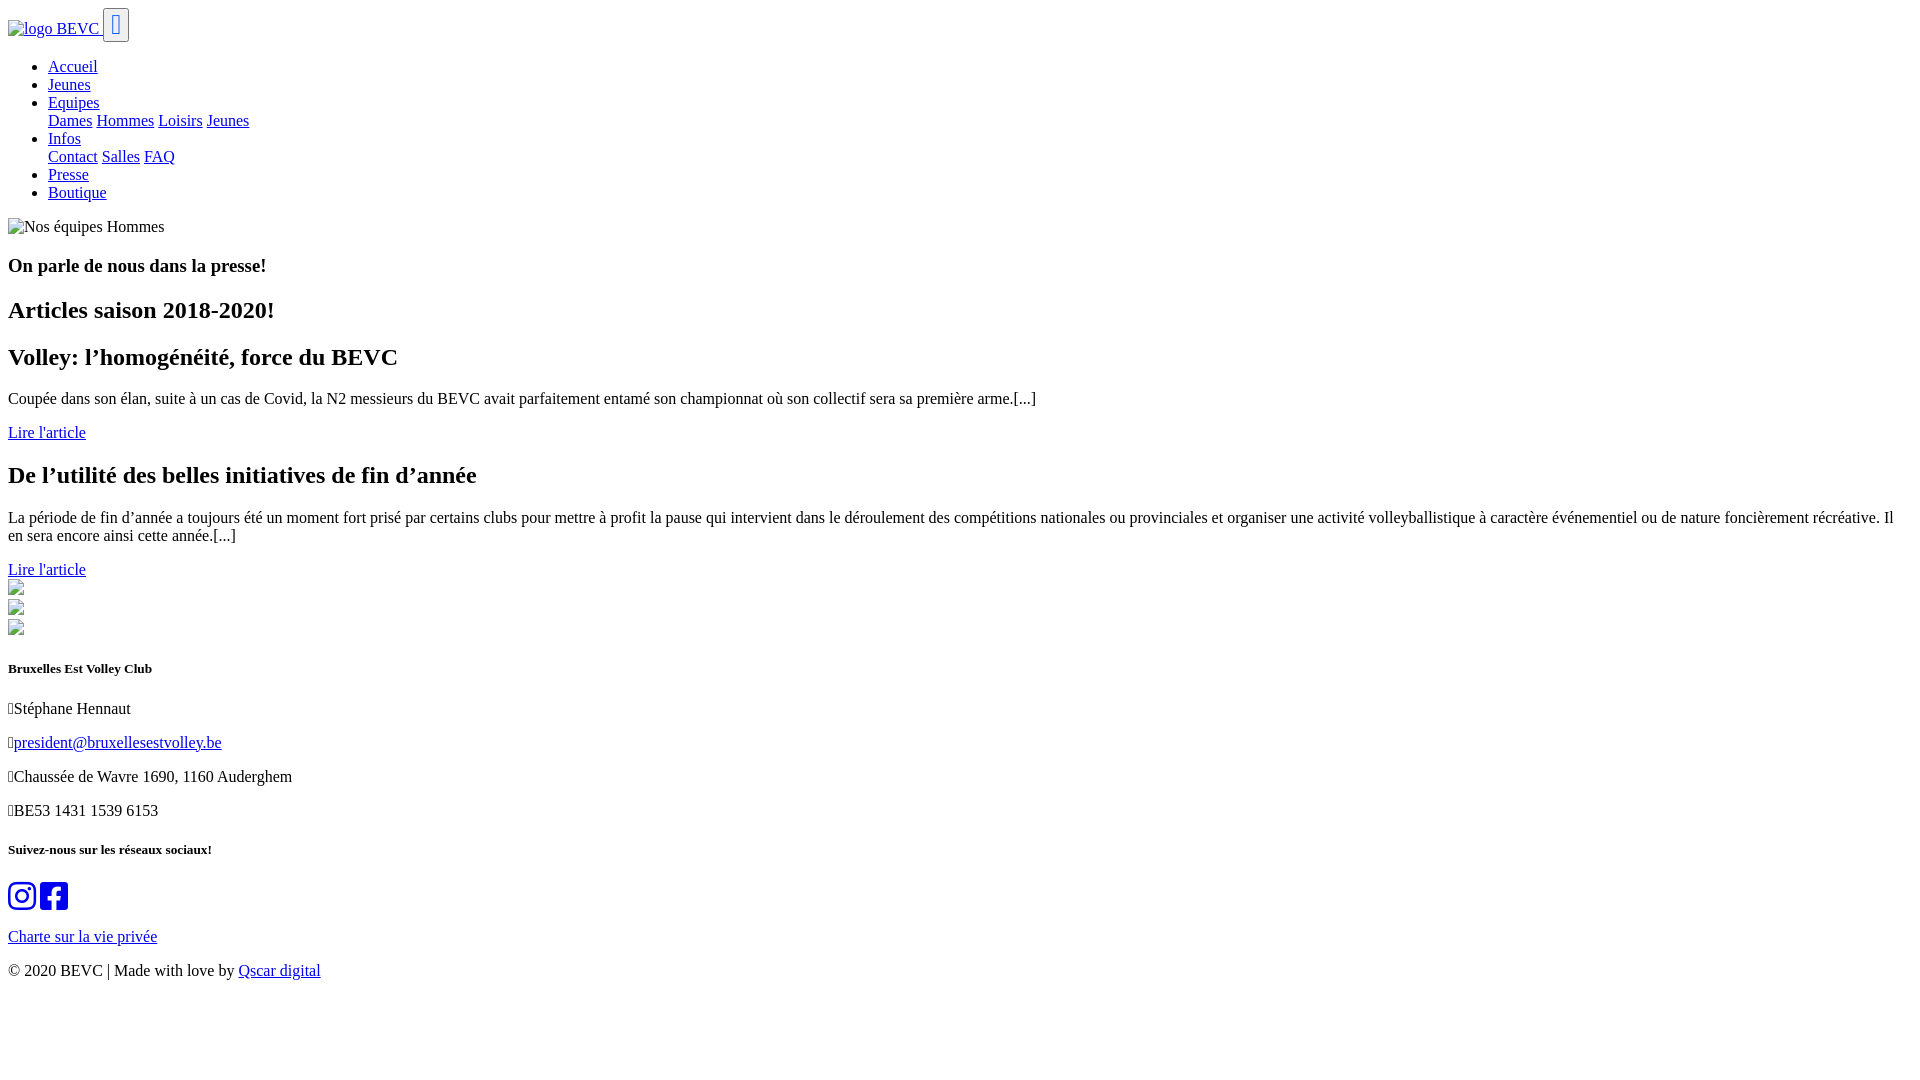  I want to click on 'Infos', so click(64, 137).